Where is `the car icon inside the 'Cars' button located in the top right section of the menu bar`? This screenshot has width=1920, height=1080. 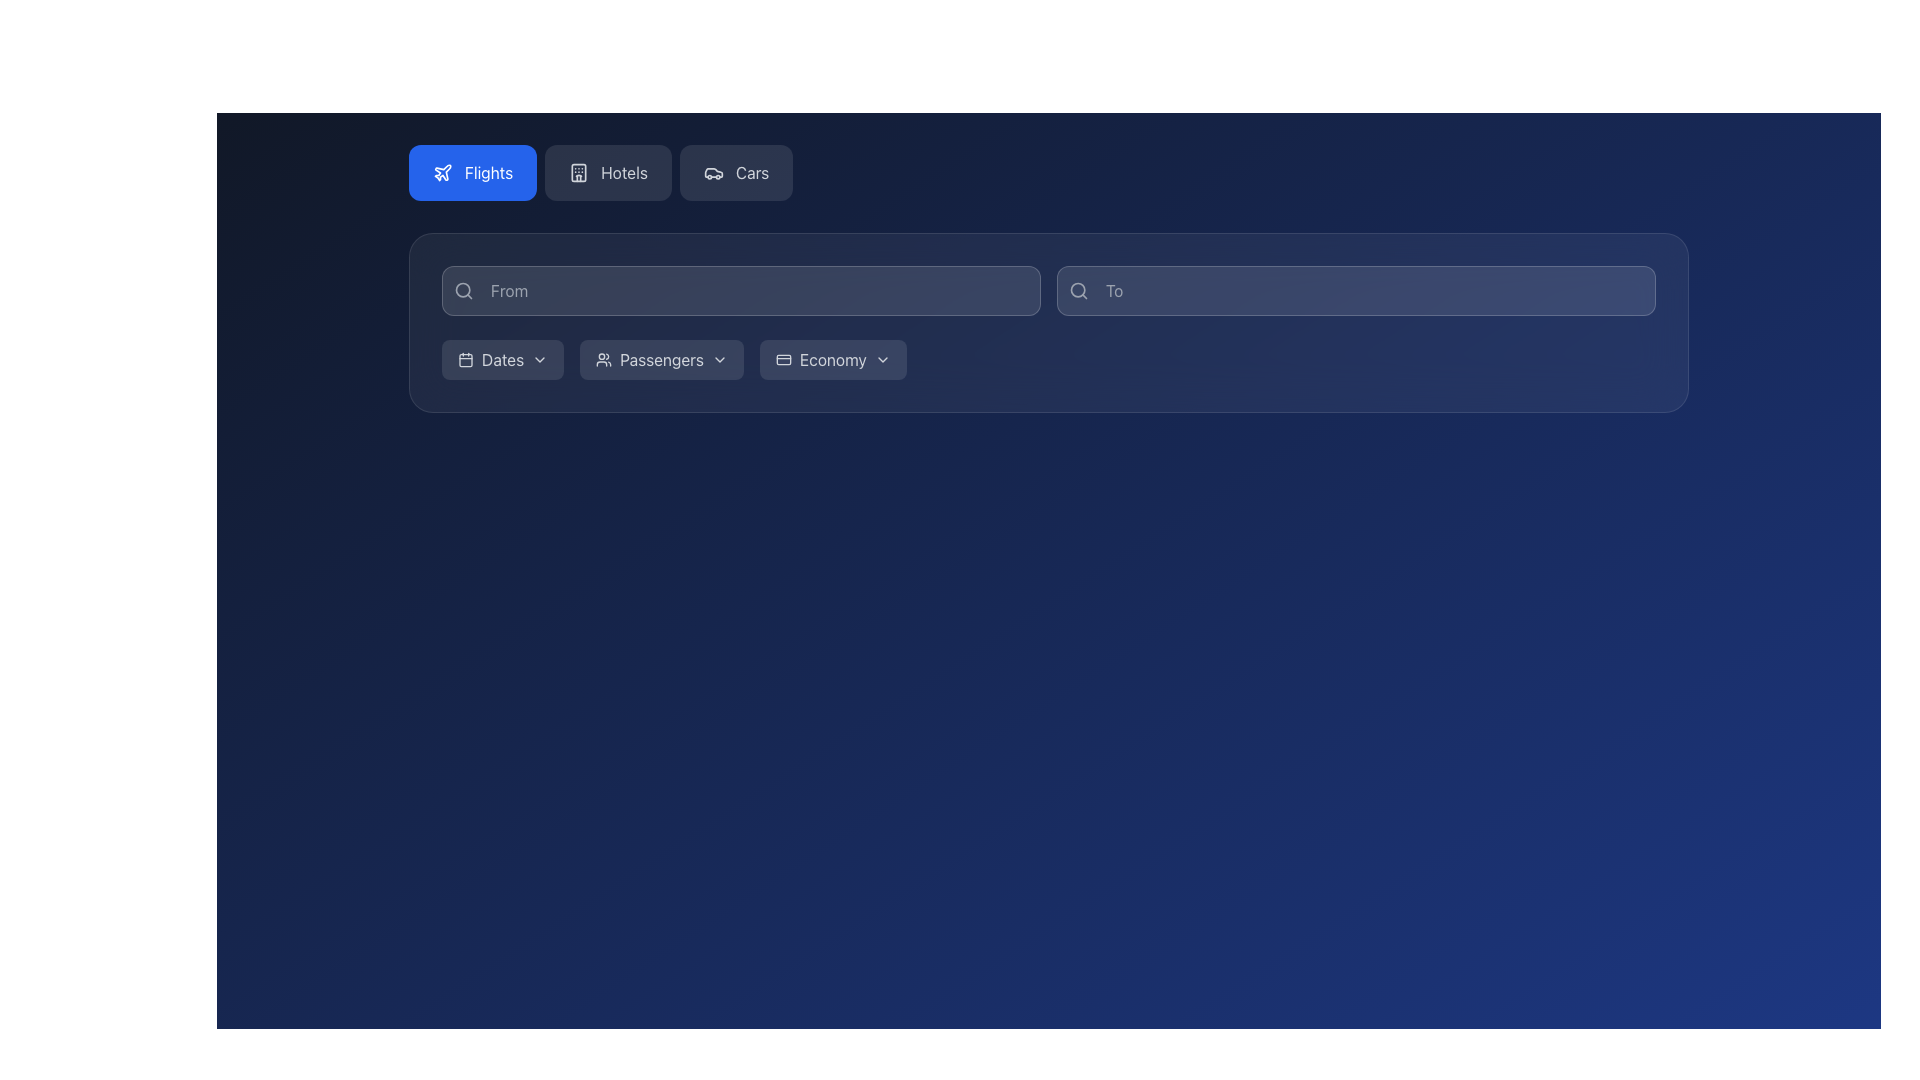
the car icon inside the 'Cars' button located in the top right section of the menu bar is located at coordinates (713, 172).